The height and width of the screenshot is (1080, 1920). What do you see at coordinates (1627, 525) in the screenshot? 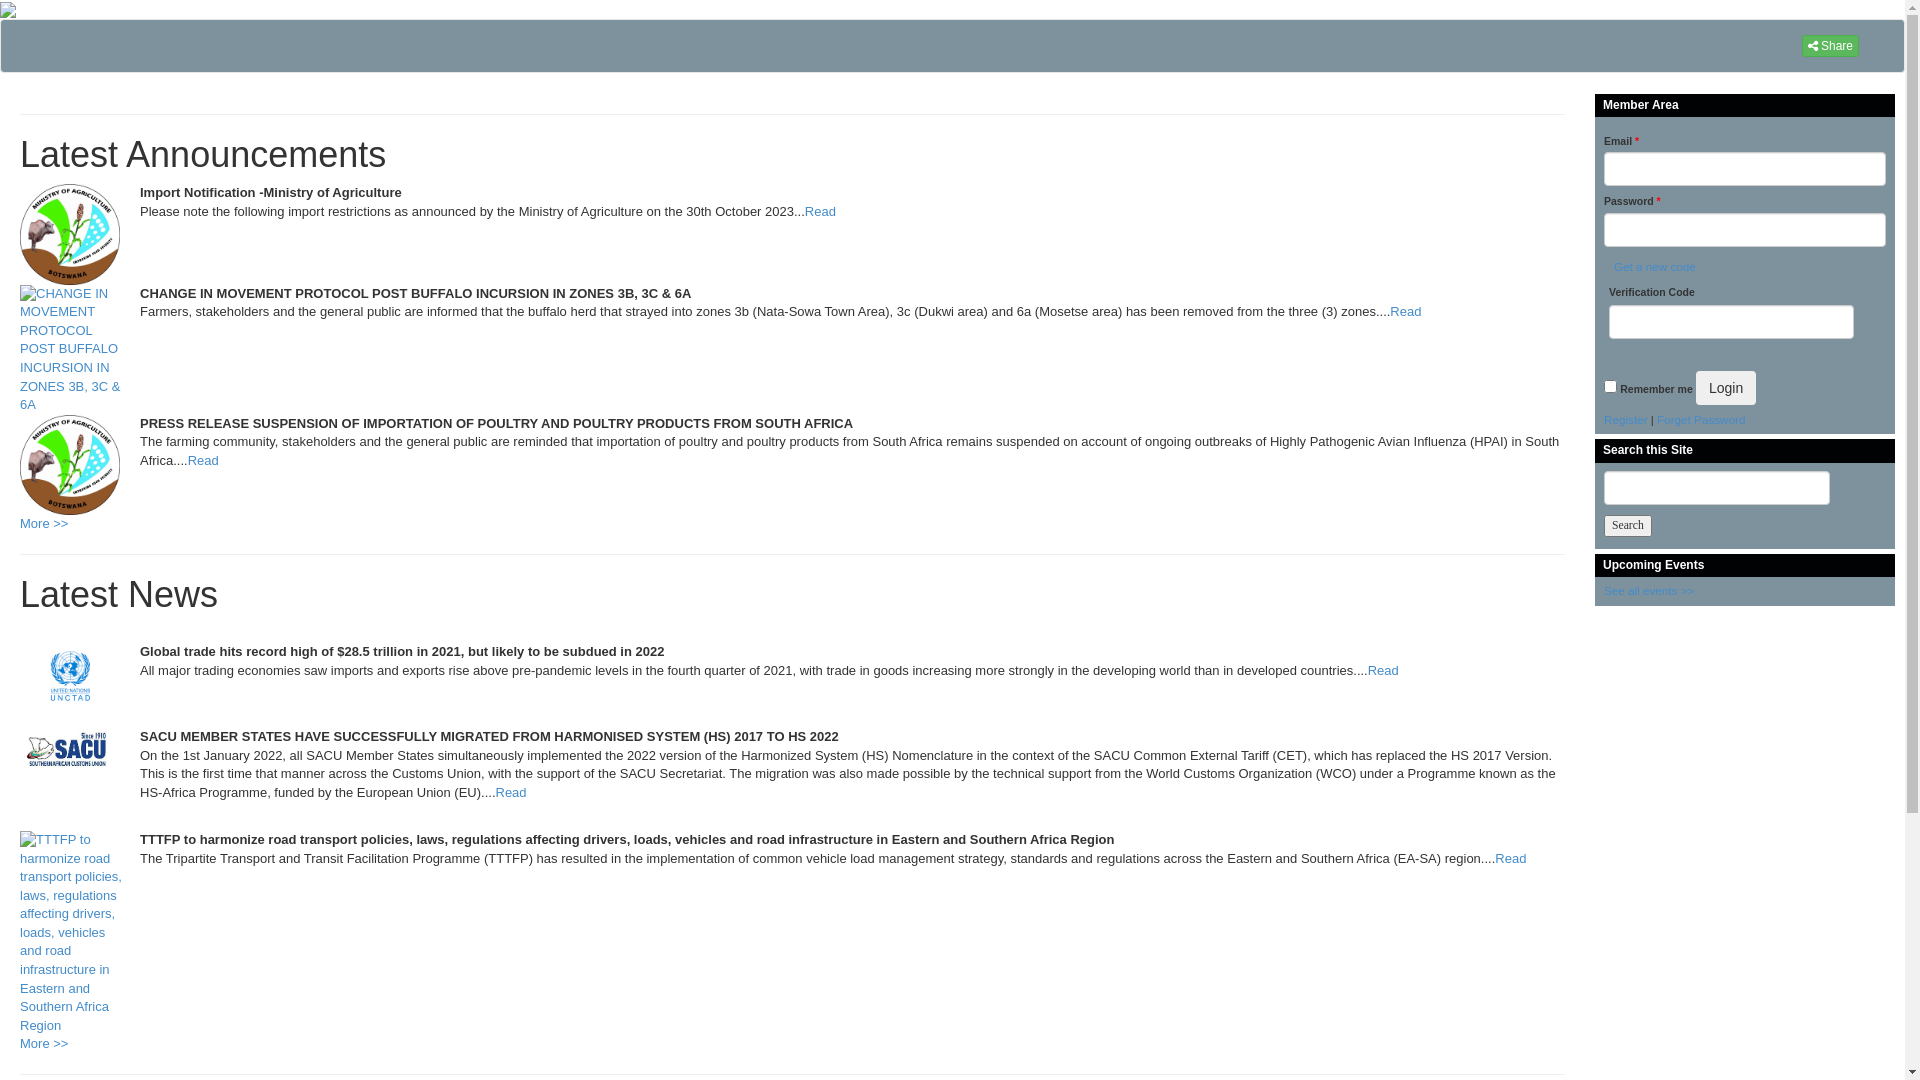
I see `'Search'` at bounding box center [1627, 525].